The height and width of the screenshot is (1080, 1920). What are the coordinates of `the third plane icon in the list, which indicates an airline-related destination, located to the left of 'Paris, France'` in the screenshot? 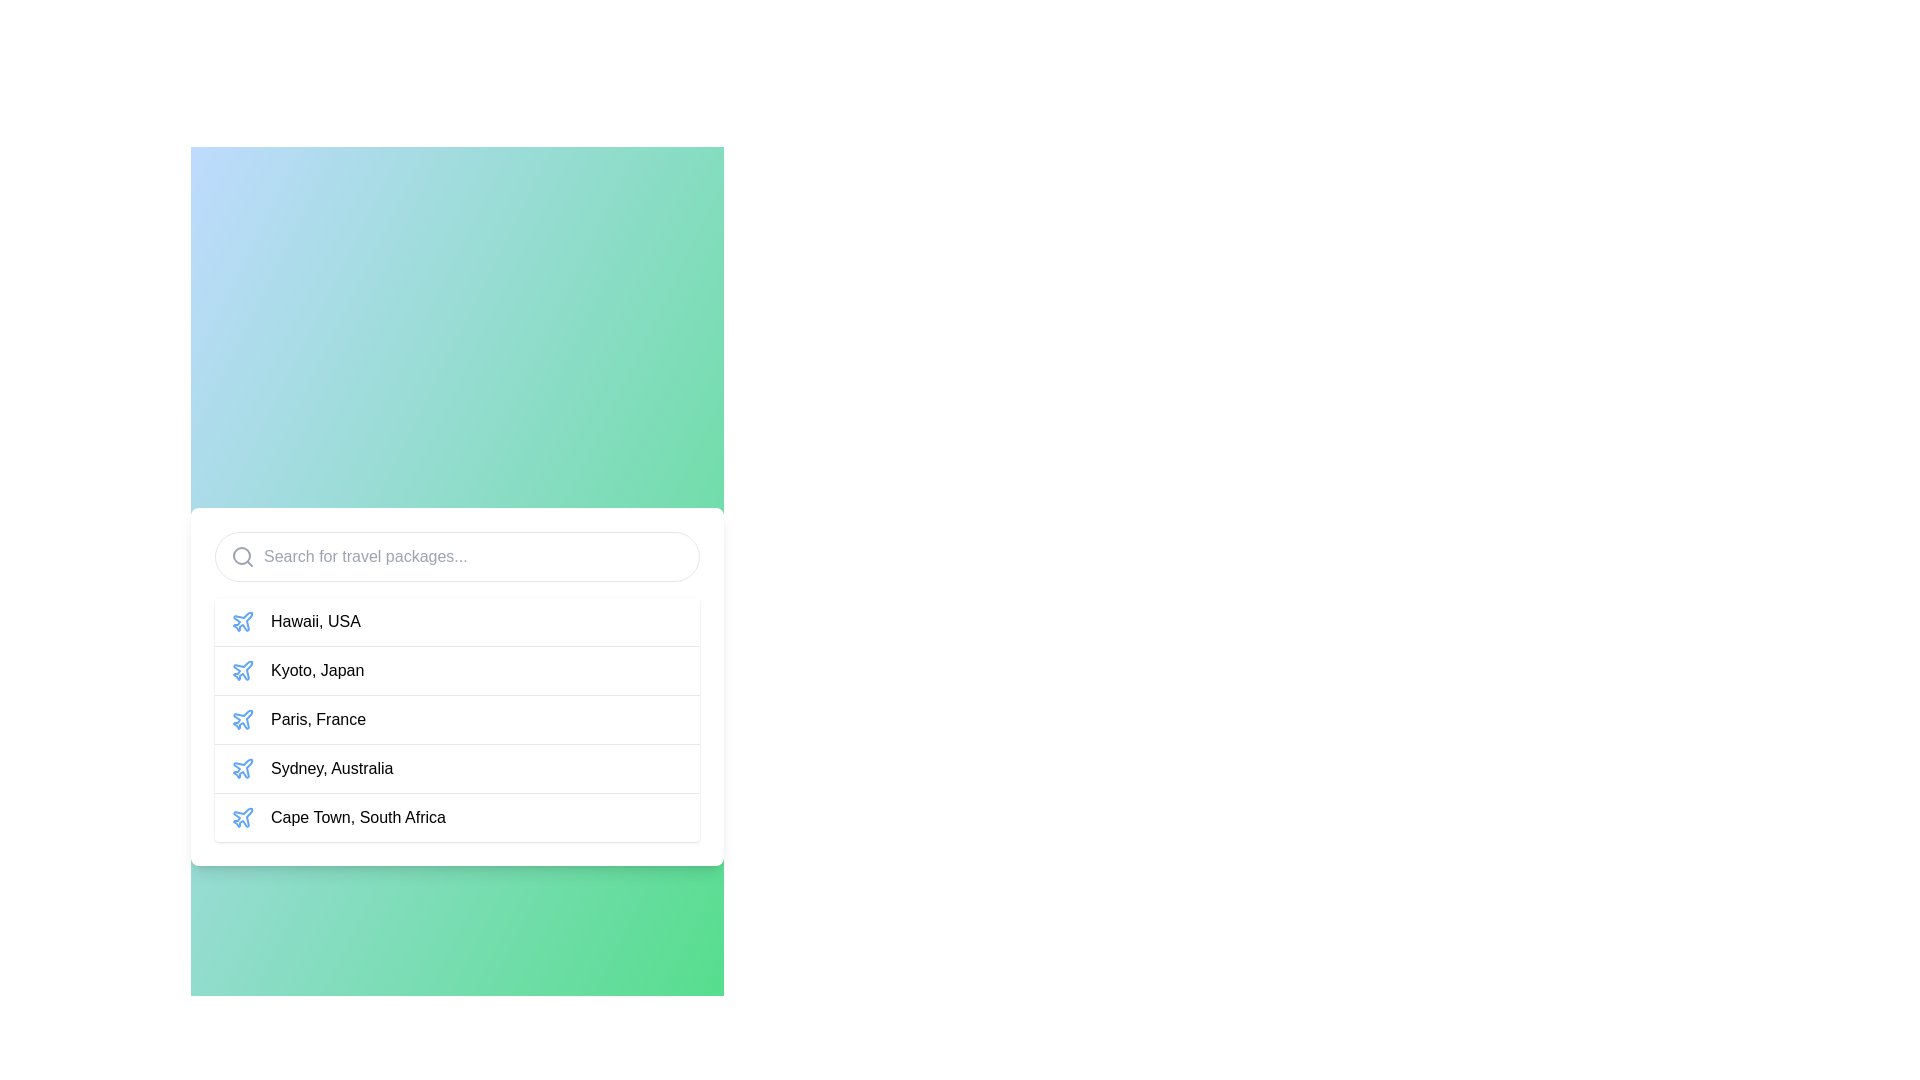 It's located at (242, 718).